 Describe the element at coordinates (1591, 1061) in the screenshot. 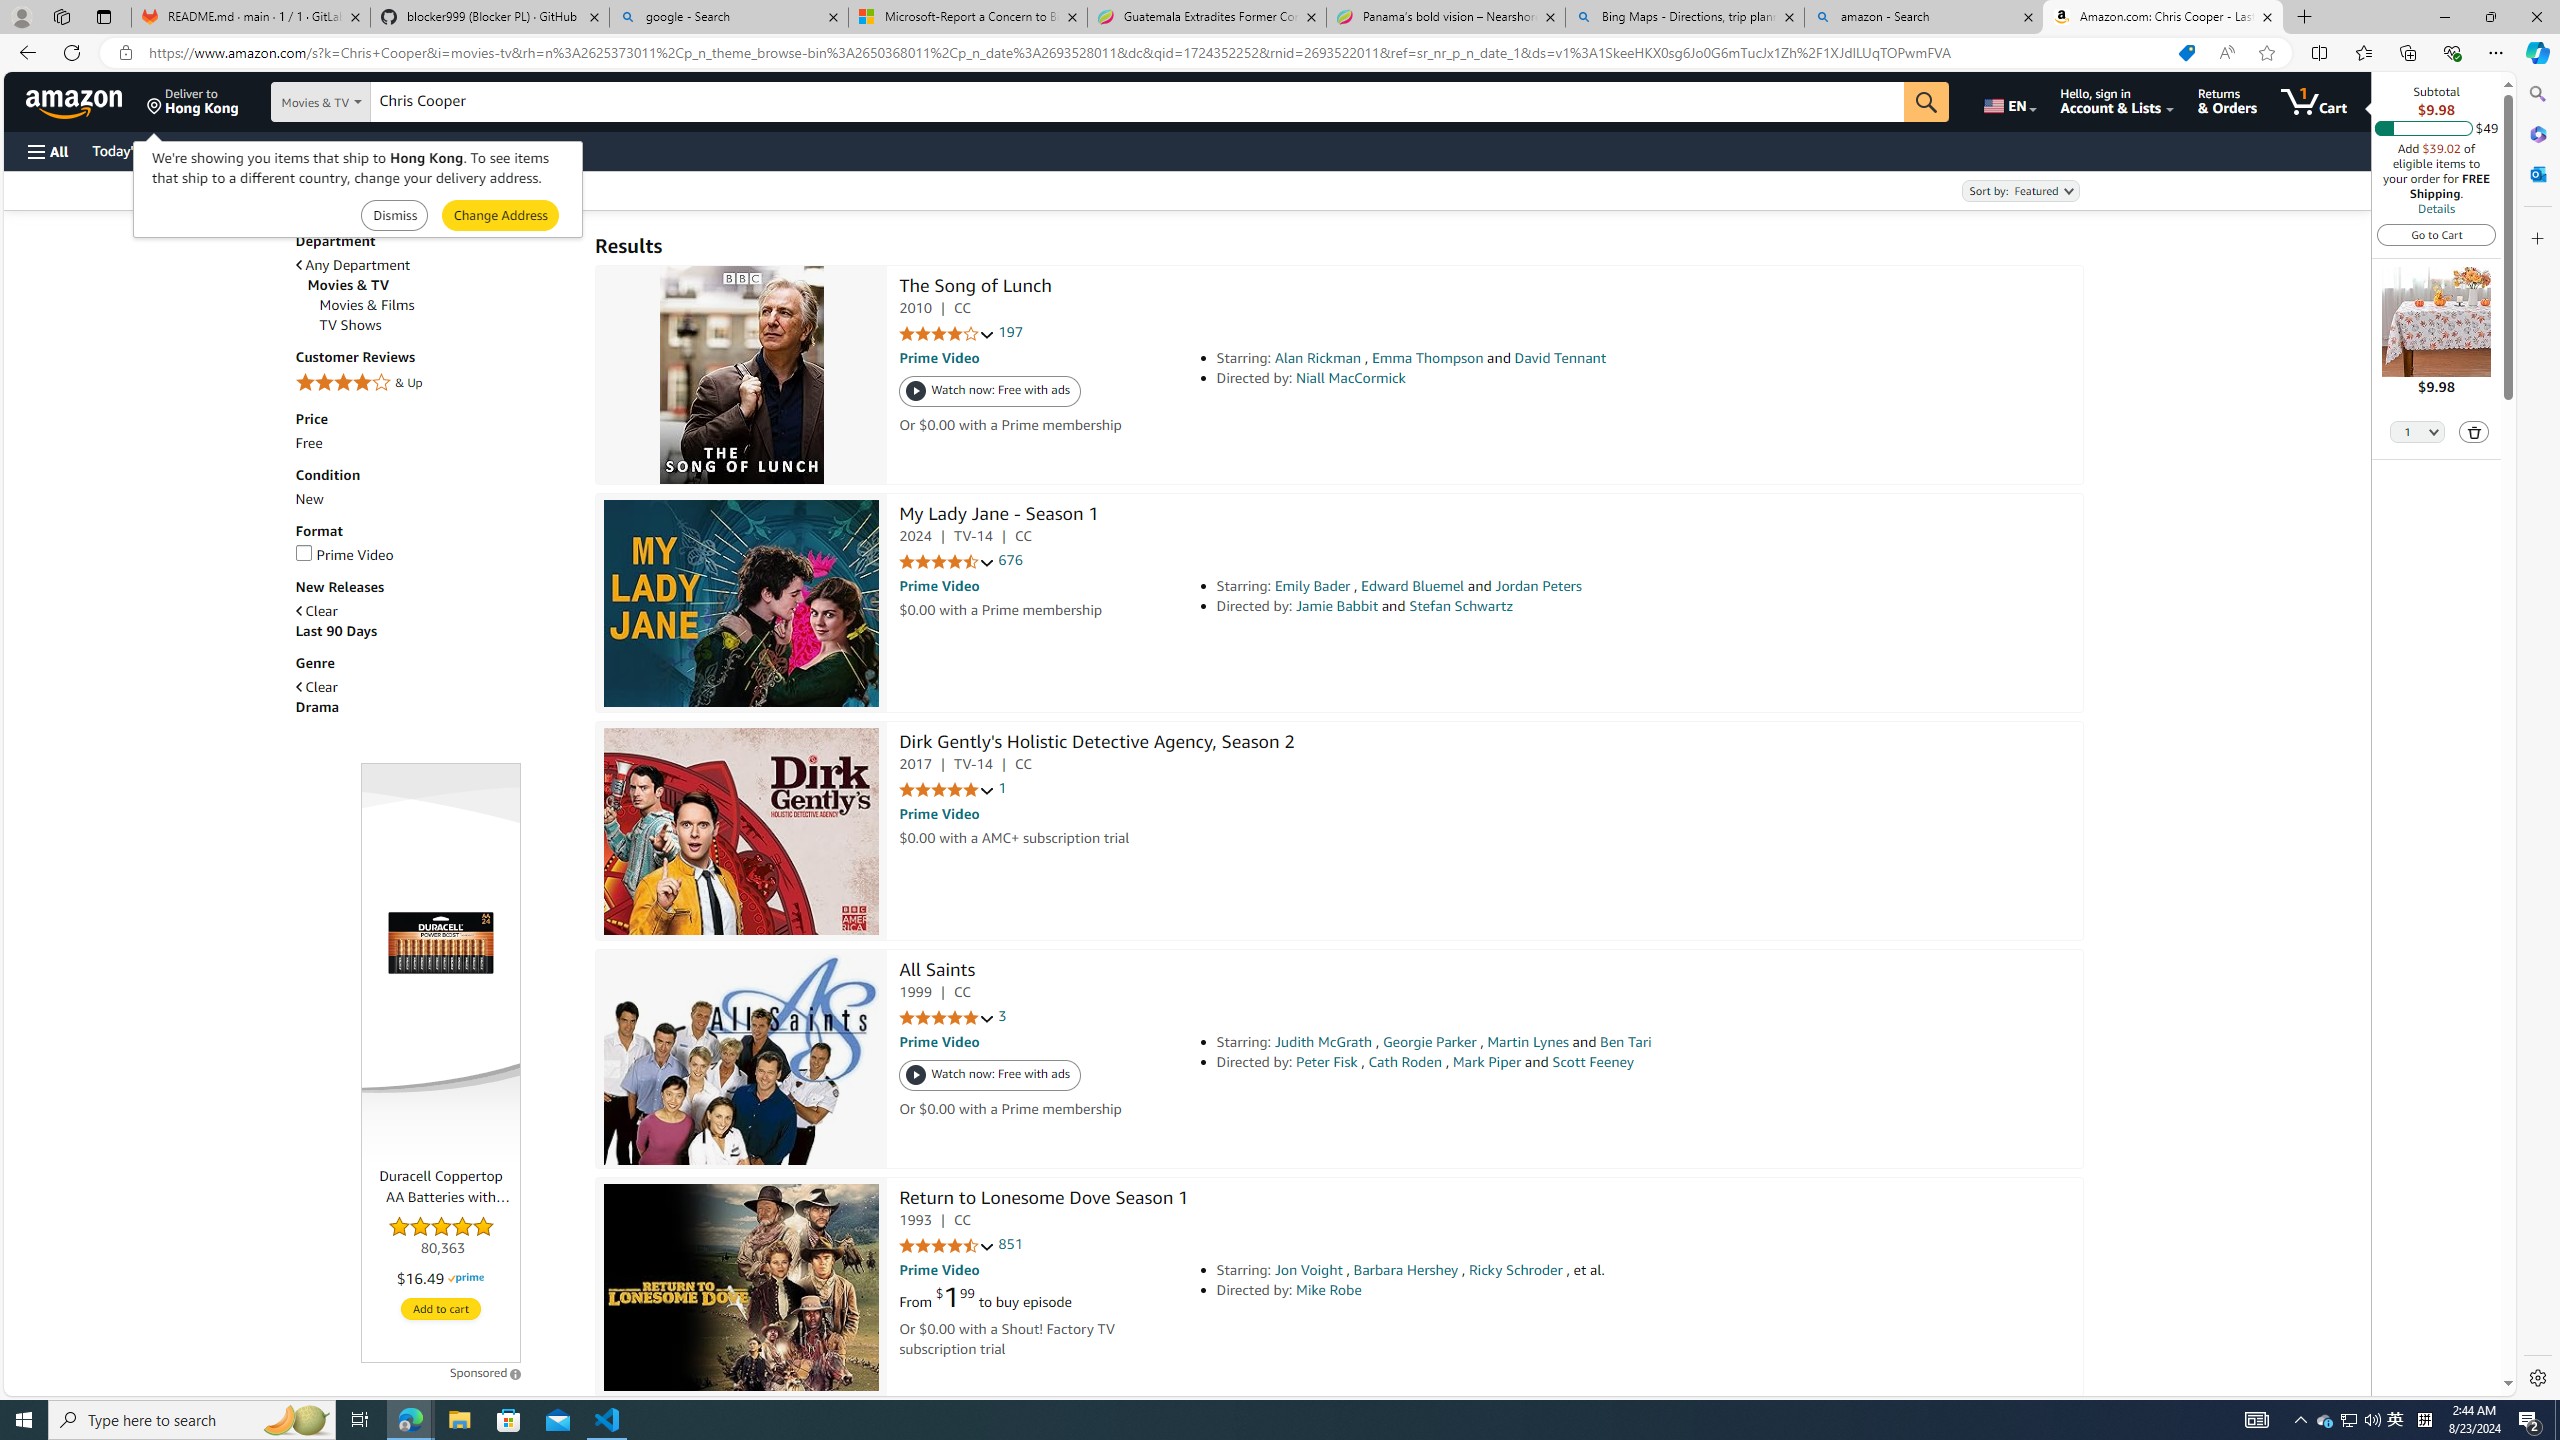

I see `'Scott Feeney'` at that location.